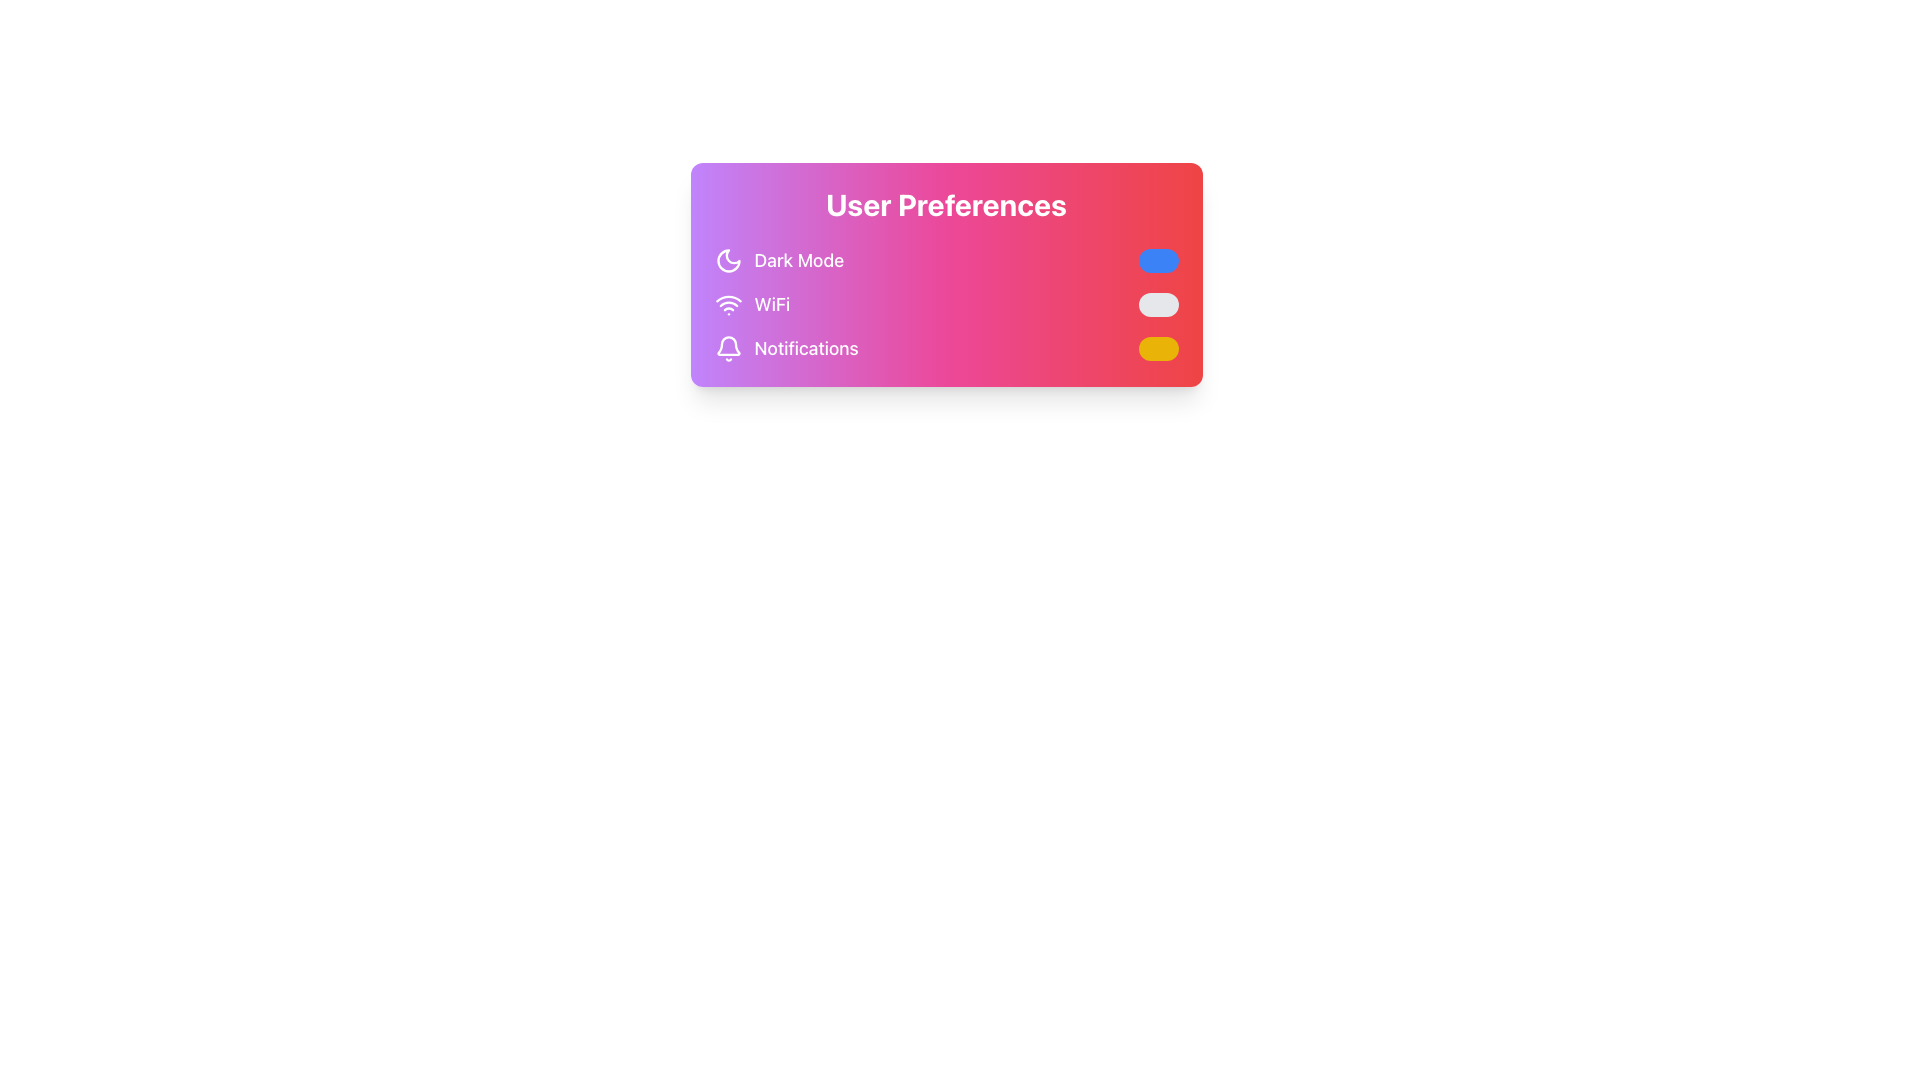 The image size is (1920, 1080). Describe the element at coordinates (751, 304) in the screenshot. I see `the WiFi icon visually, which is the second item in a vertical list of three options, positioned beneath 'Dark Mode'` at that location.